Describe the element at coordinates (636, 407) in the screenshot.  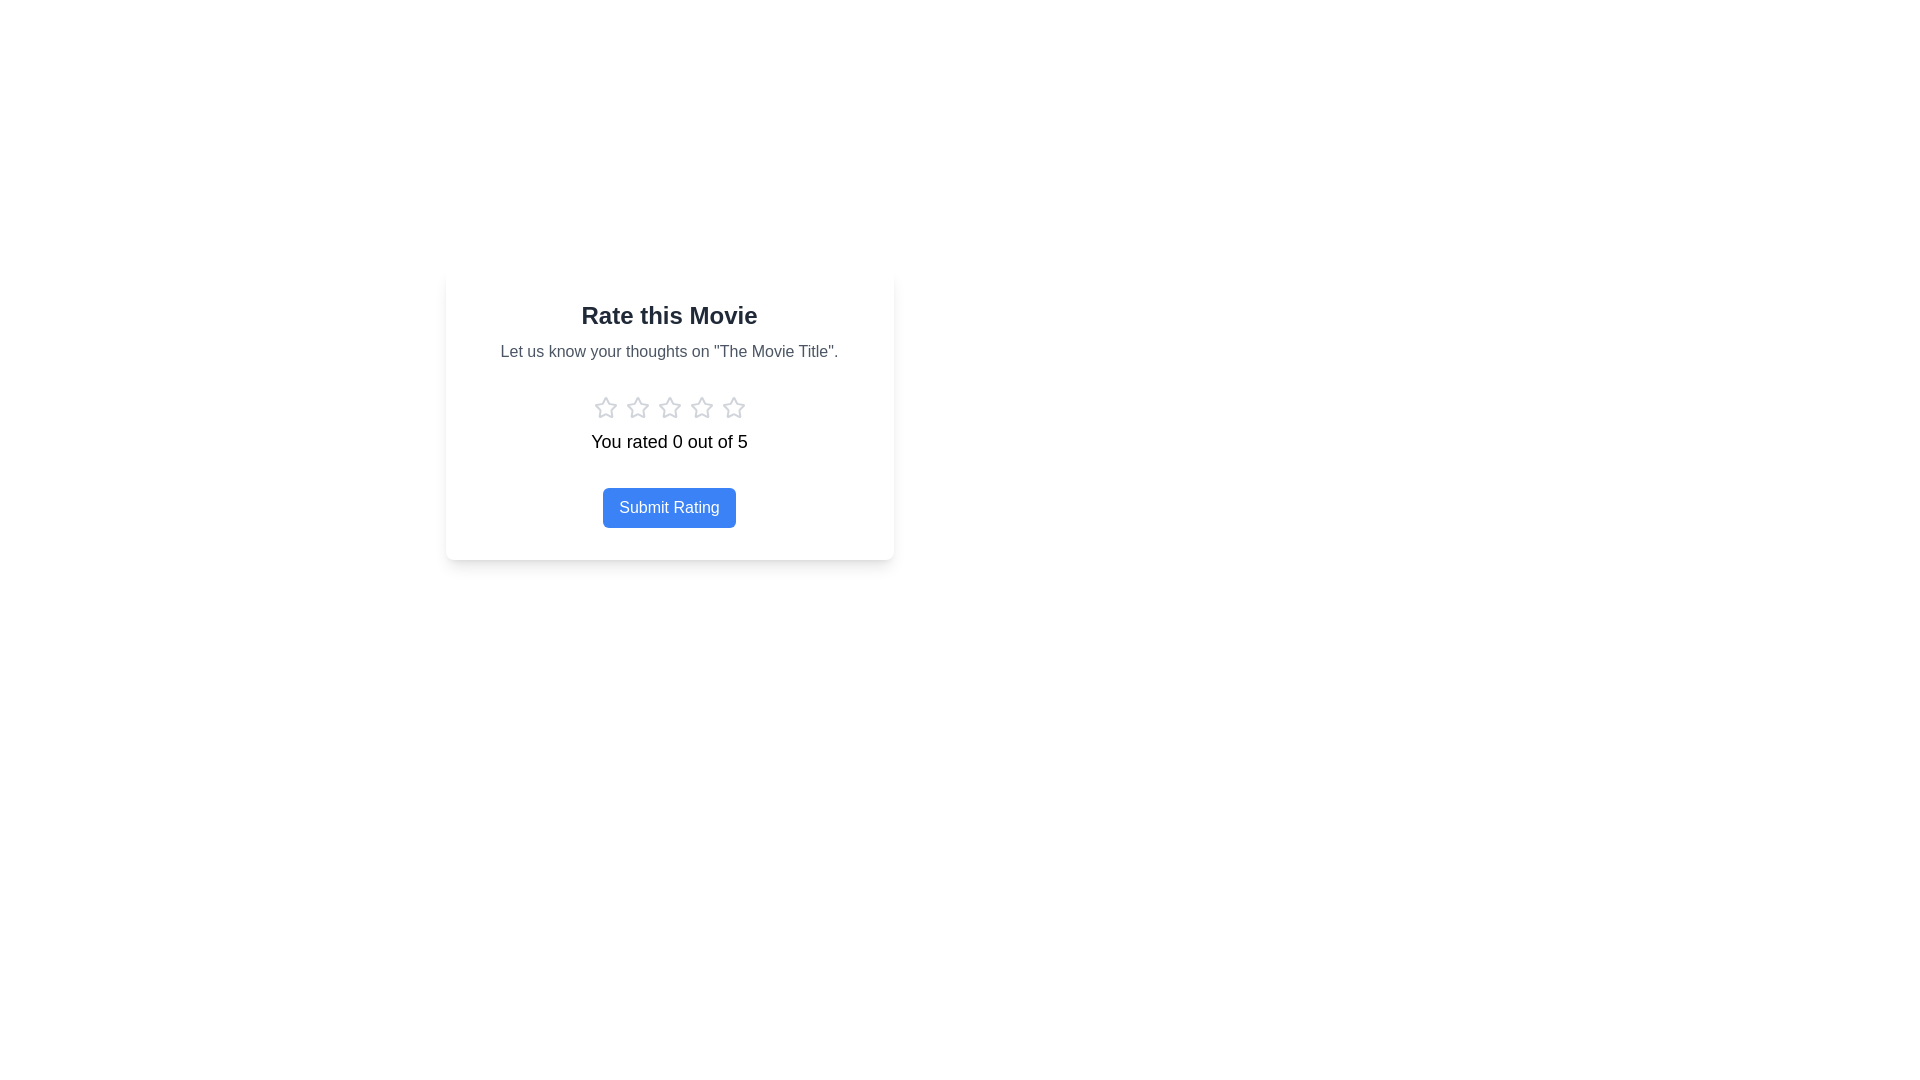
I see `the second star rating icon in the row of five stars, which allows users to select a rating for the movie` at that location.